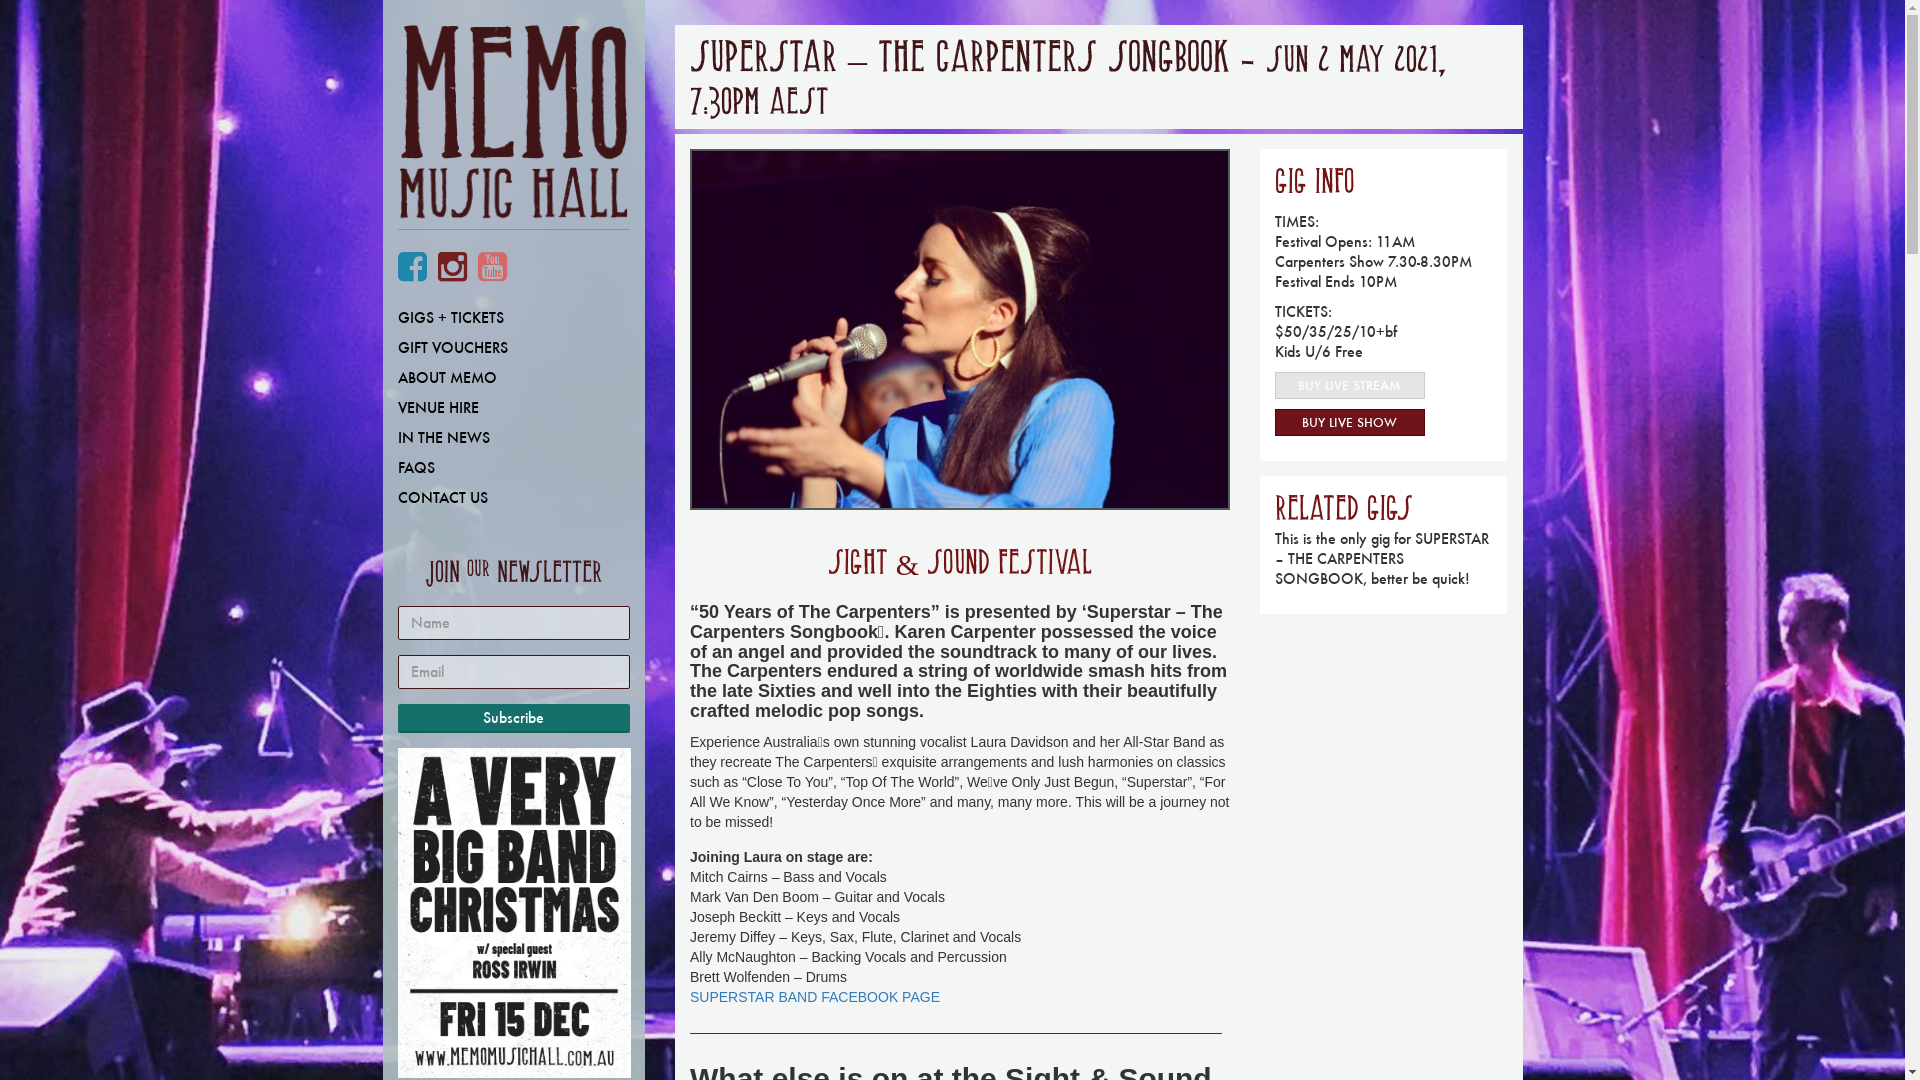 The image size is (1920, 1080). Describe the element at coordinates (513, 346) in the screenshot. I see `'GIFT VOUCHERS'` at that location.